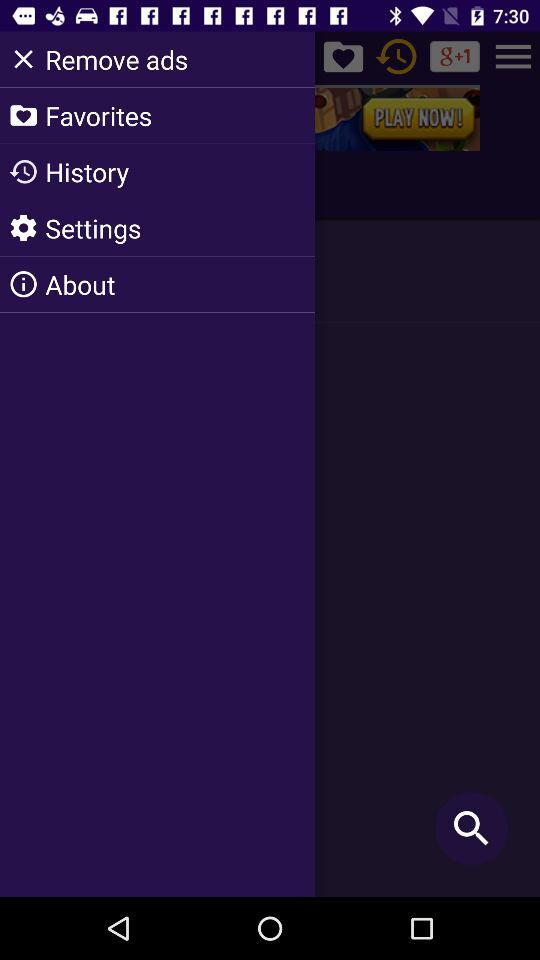 The width and height of the screenshot is (540, 960). What do you see at coordinates (25, 55) in the screenshot?
I see `the close icon` at bounding box center [25, 55].